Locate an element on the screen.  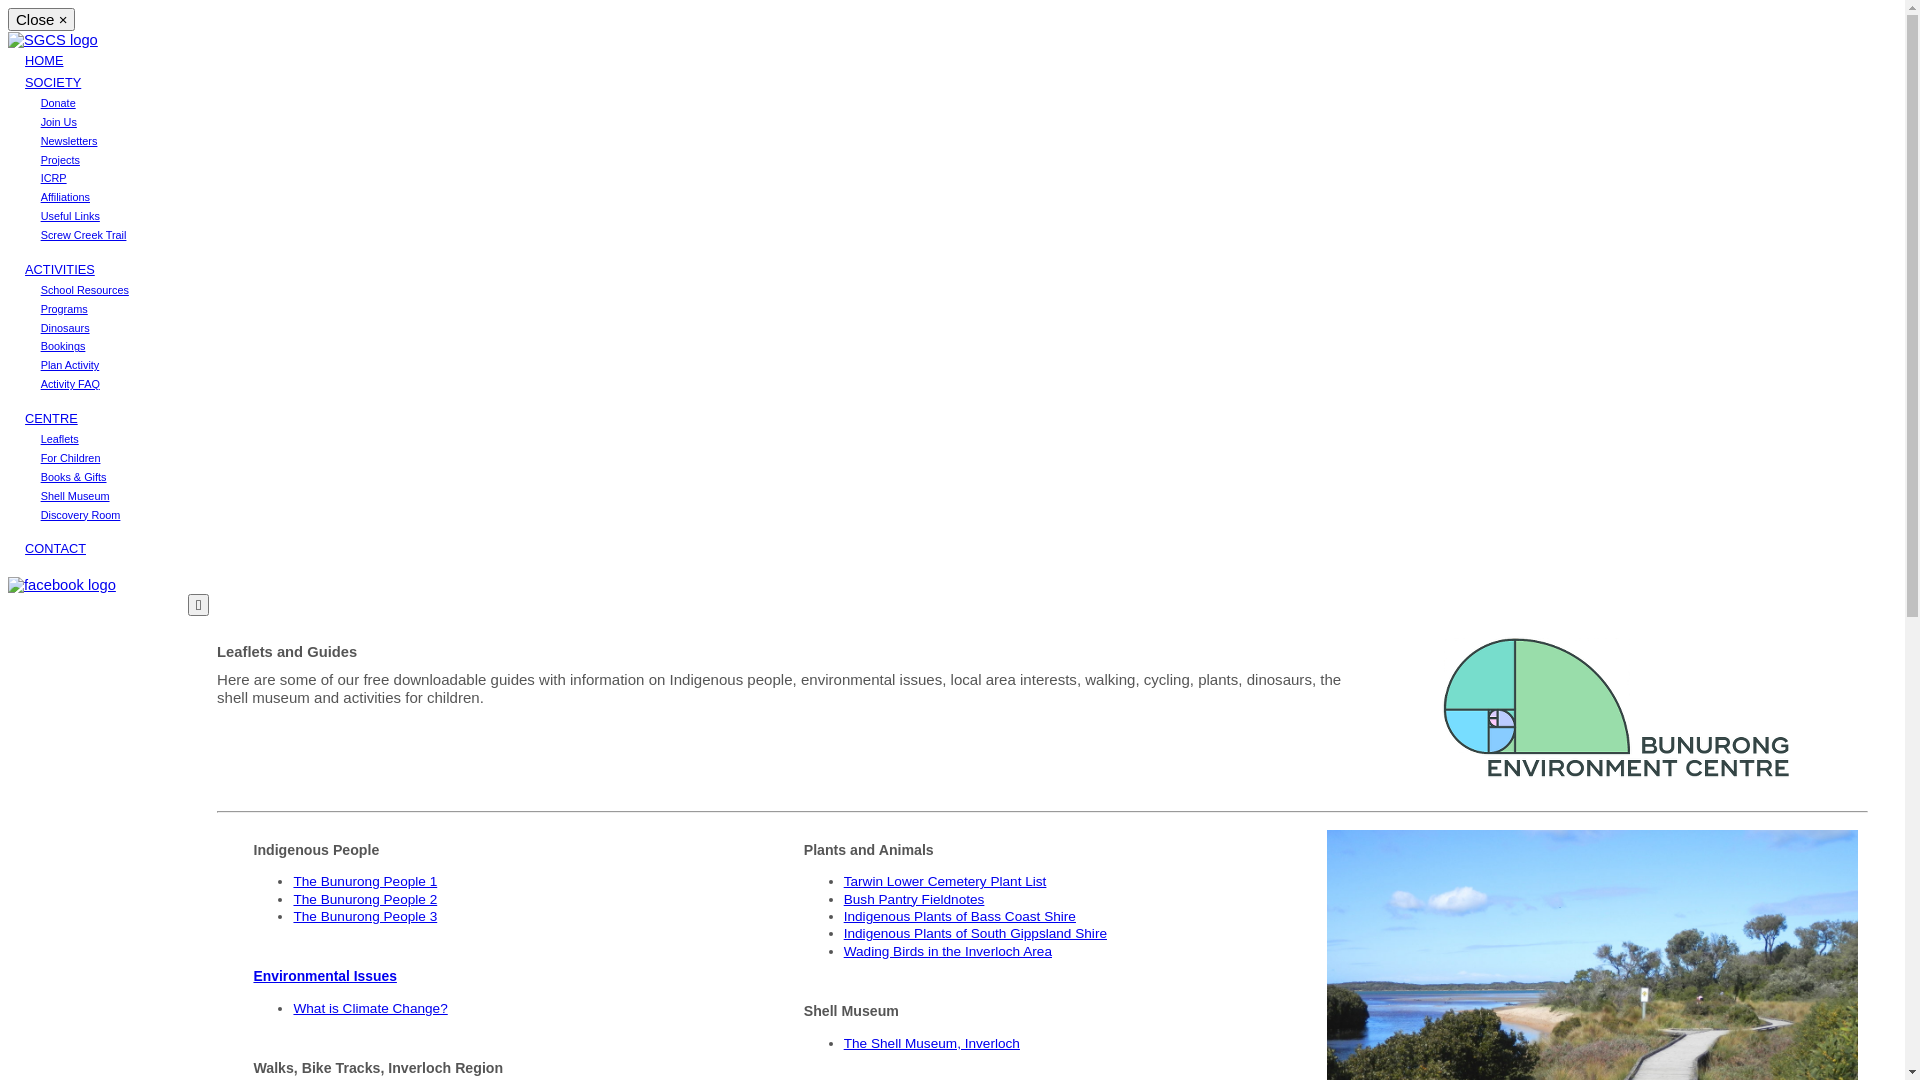
'Donate' is located at coordinates (58, 103).